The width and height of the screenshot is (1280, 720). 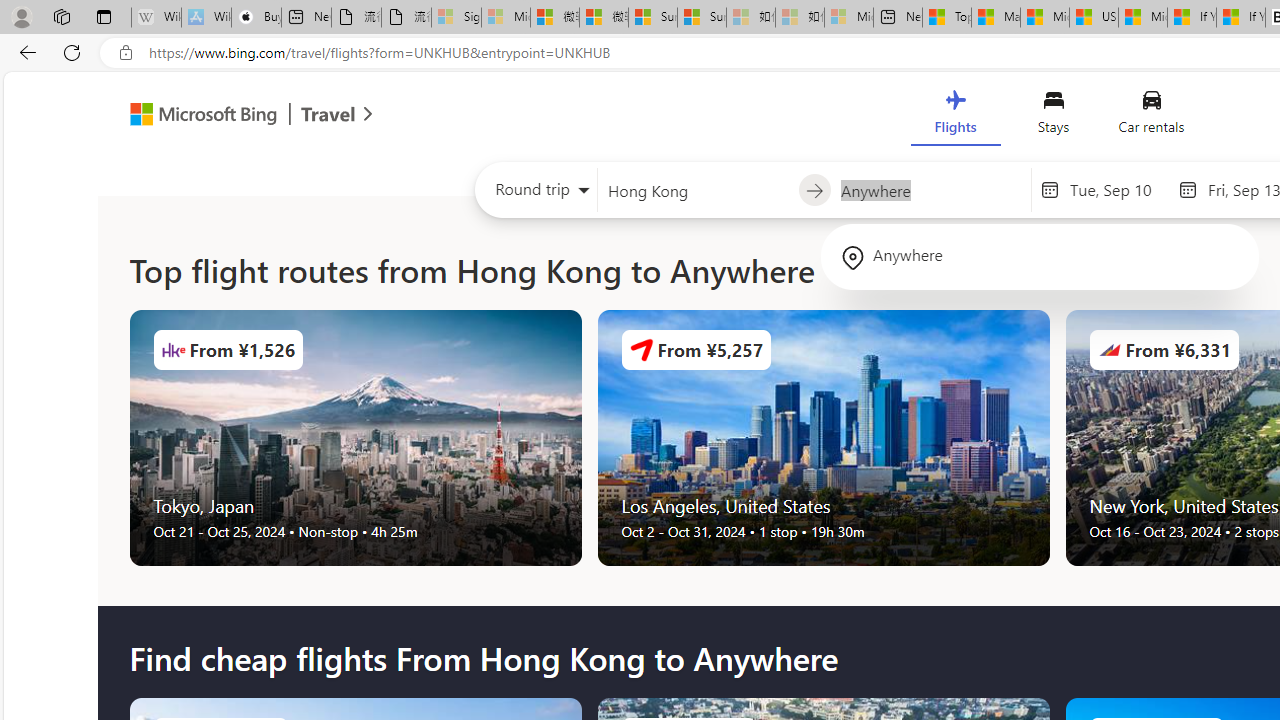 I want to click on 'Sign in to your Microsoft account - Sleeping', so click(x=455, y=17).